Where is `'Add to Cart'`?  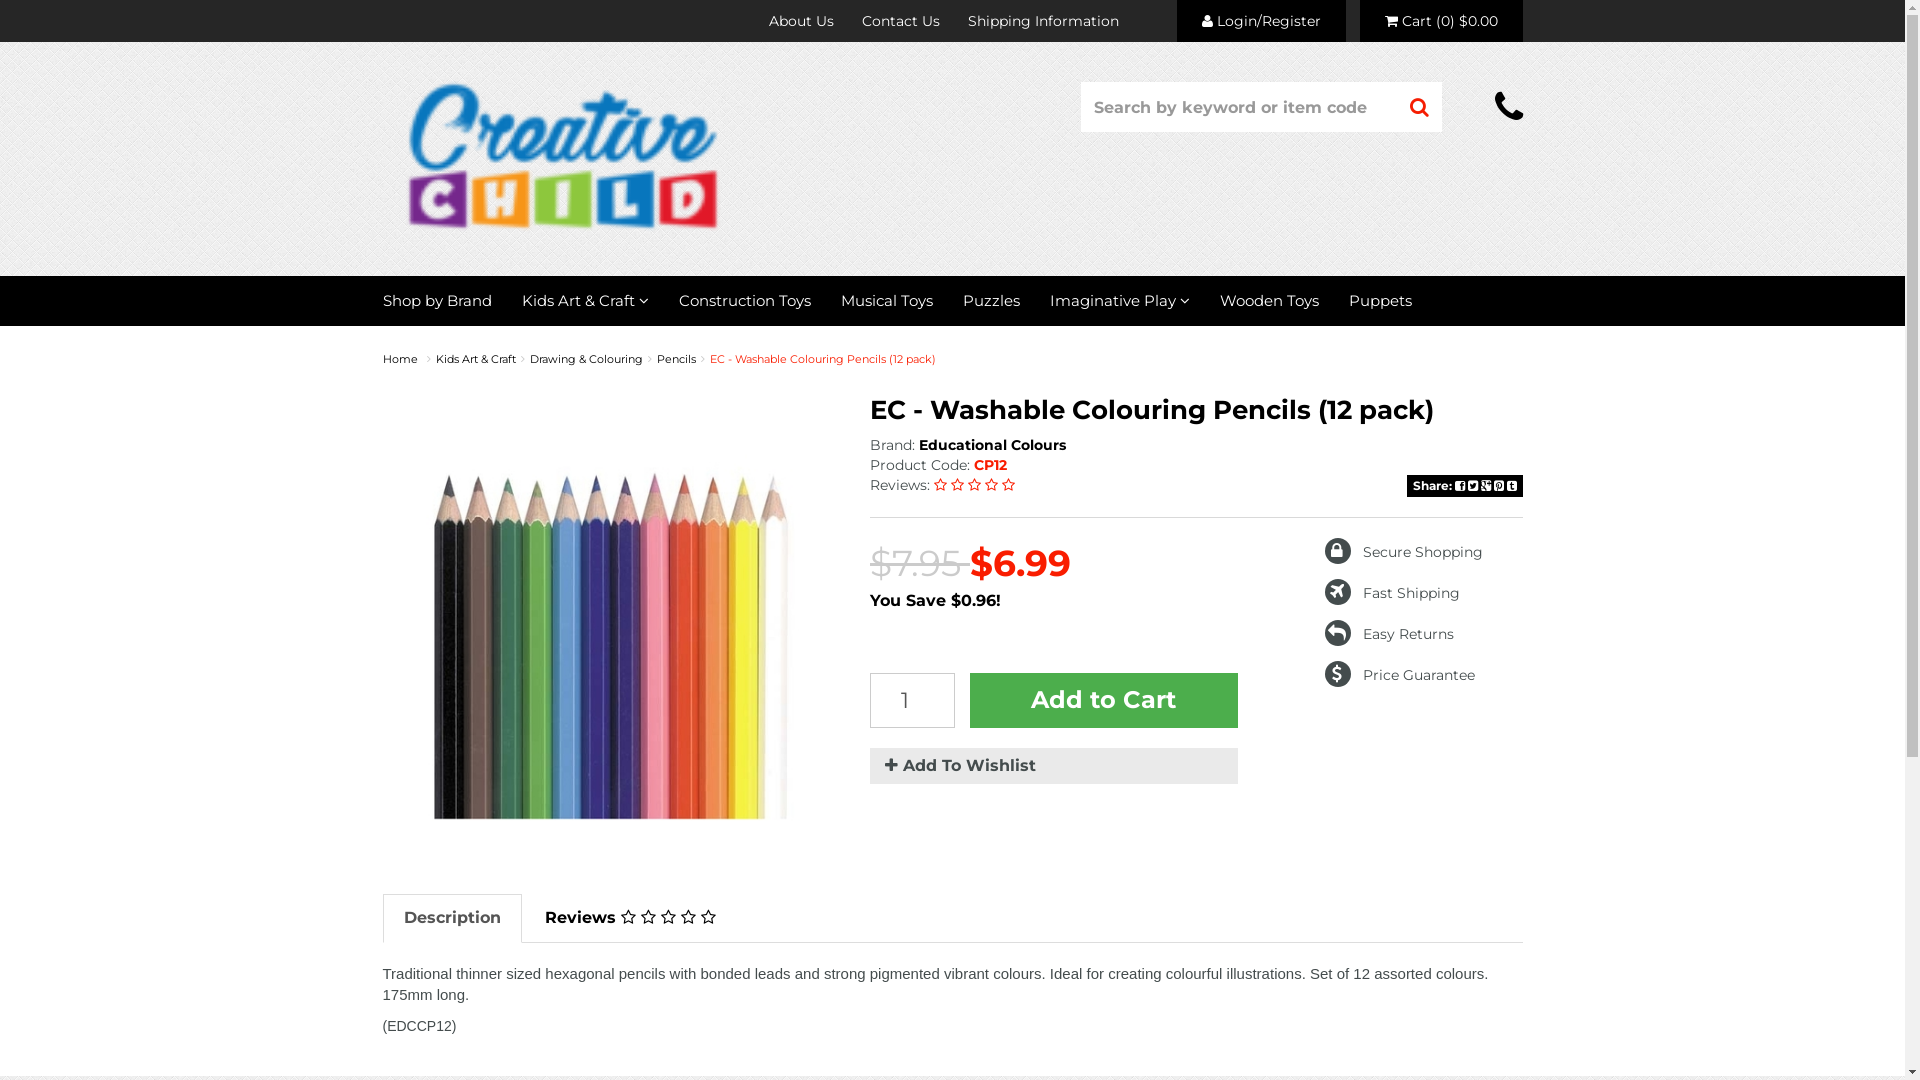
'Add to Cart' is located at coordinates (1103, 699).